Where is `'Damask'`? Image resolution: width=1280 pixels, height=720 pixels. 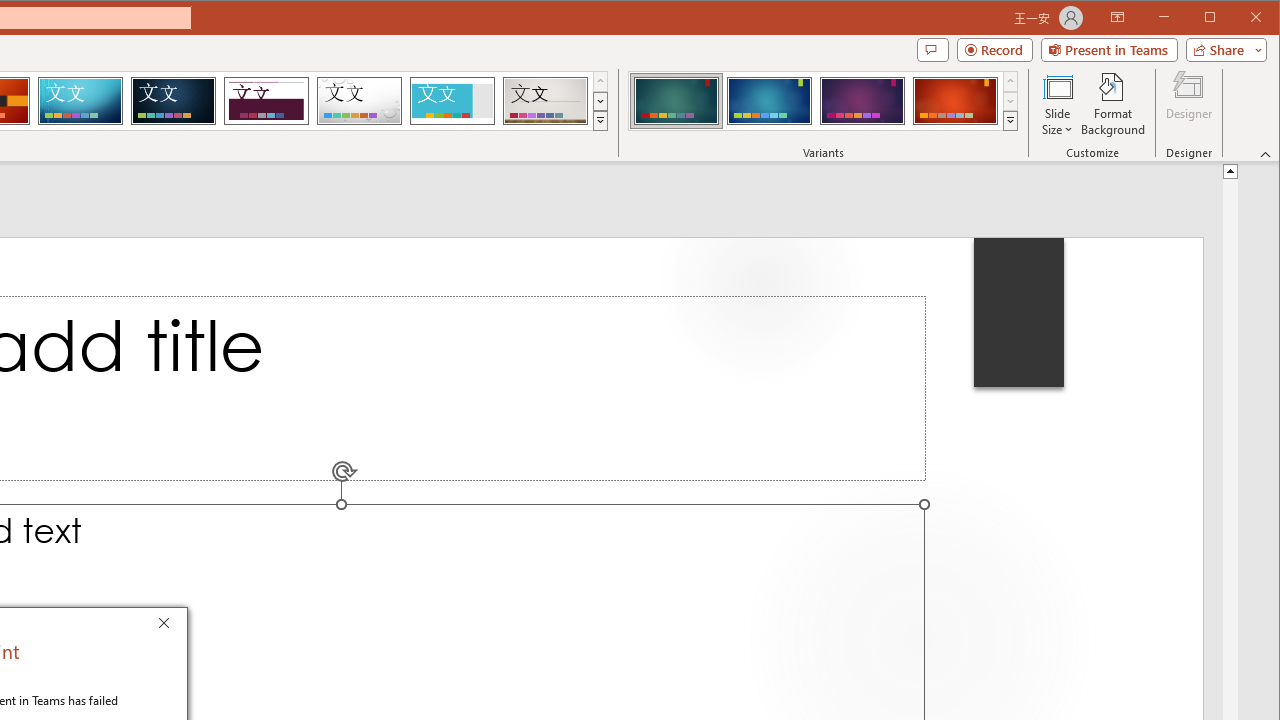 'Damask' is located at coordinates (173, 100).